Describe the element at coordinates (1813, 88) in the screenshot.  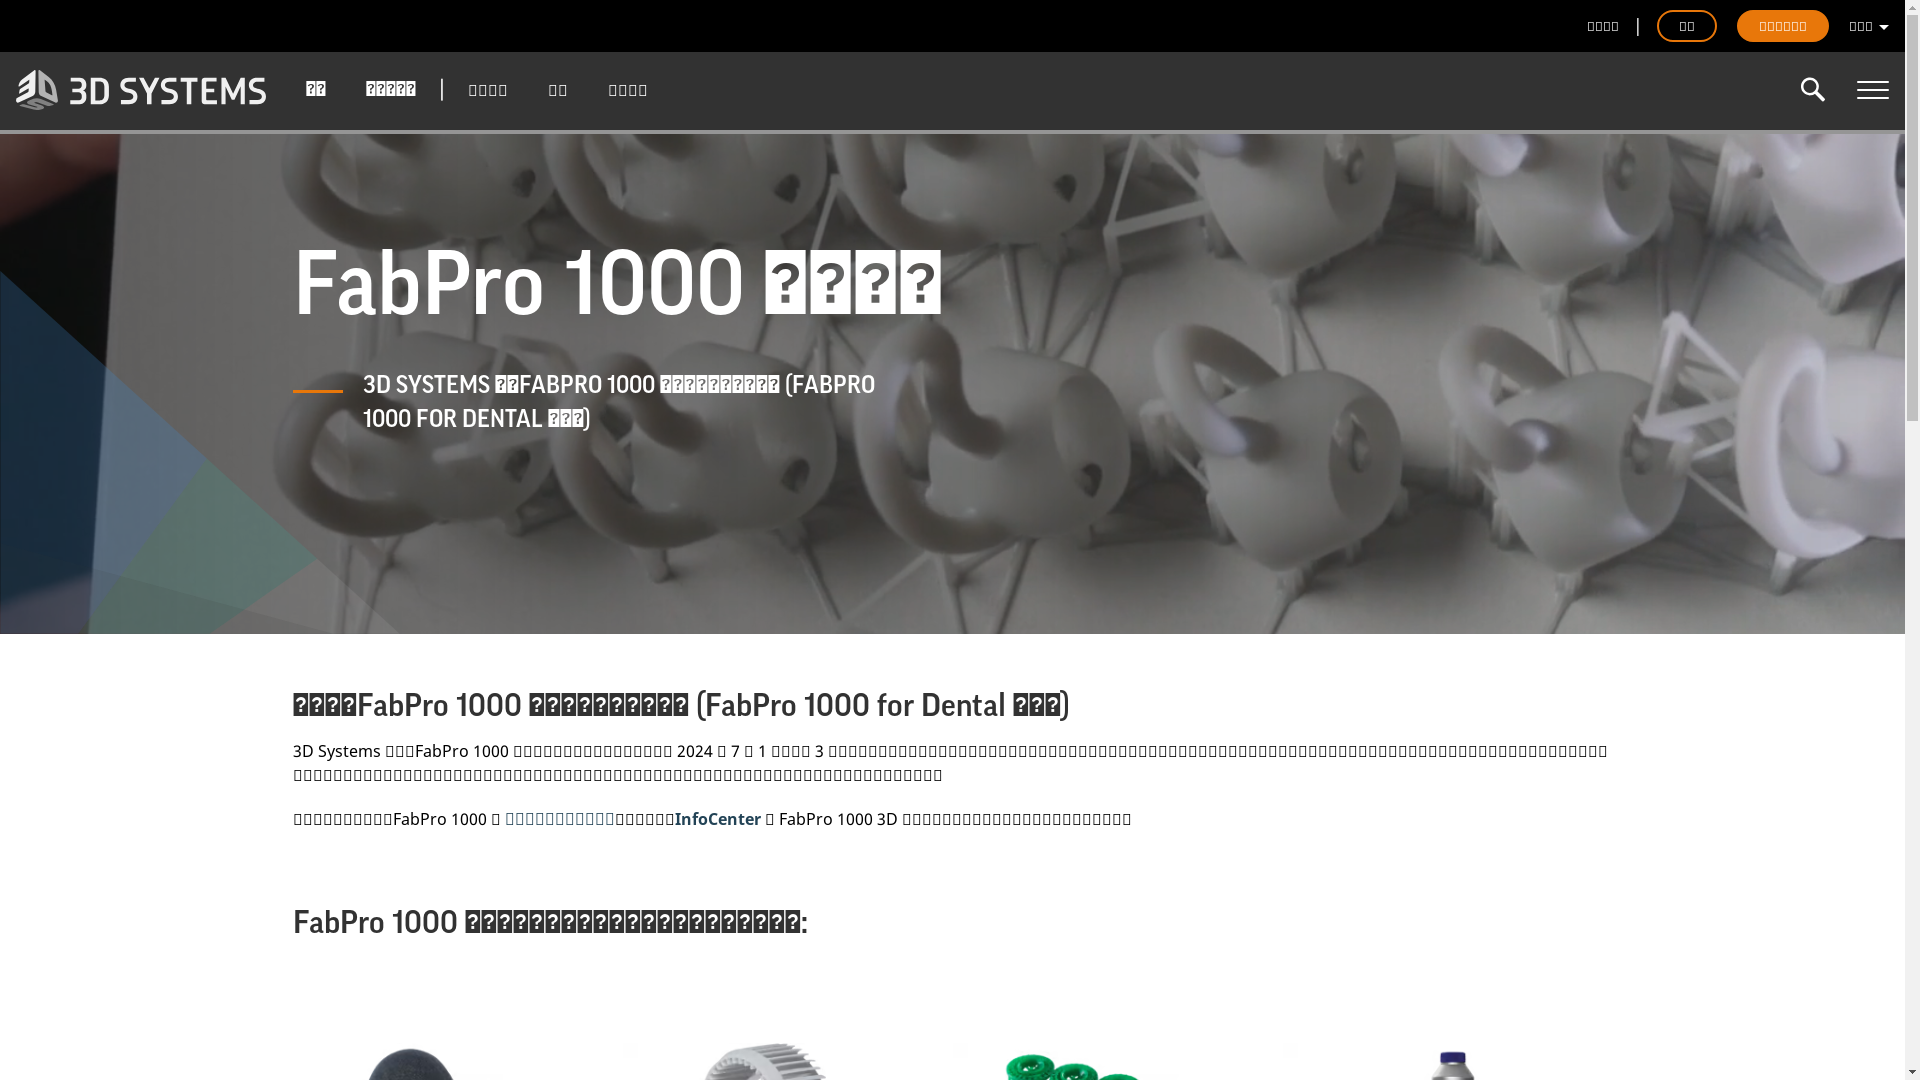
I see `'Search'` at that location.